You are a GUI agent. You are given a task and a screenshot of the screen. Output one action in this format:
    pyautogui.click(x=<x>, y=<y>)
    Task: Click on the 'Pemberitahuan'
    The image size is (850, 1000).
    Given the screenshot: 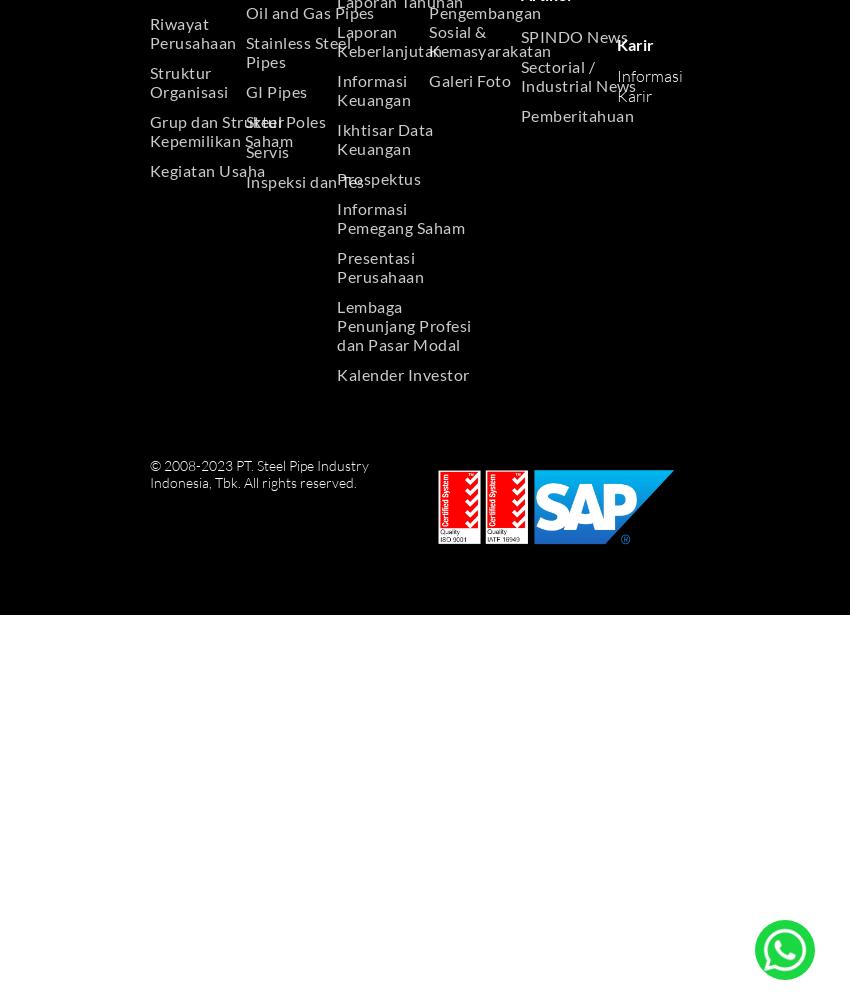 What is the action you would take?
    pyautogui.click(x=576, y=113)
    